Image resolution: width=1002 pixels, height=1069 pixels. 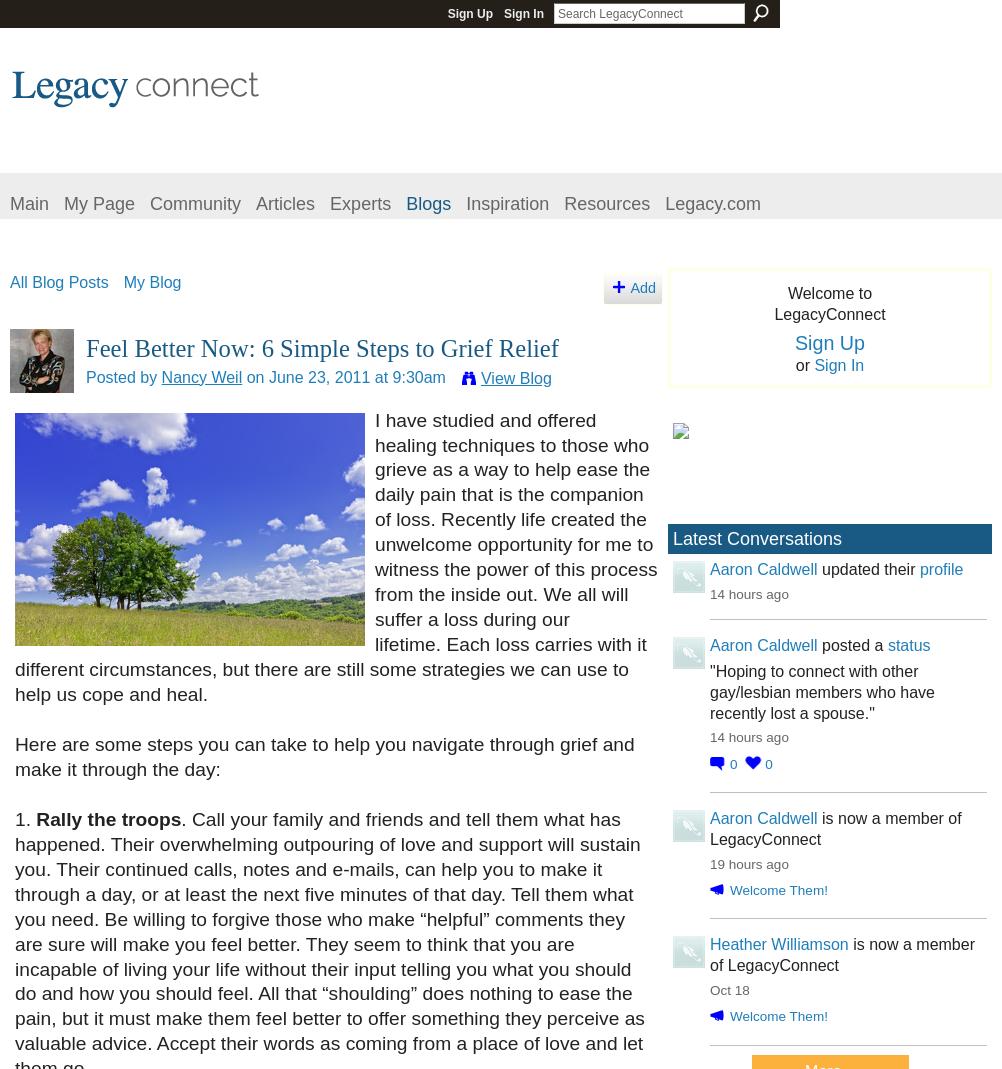 I want to click on 'profile', so click(x=918, y=568).